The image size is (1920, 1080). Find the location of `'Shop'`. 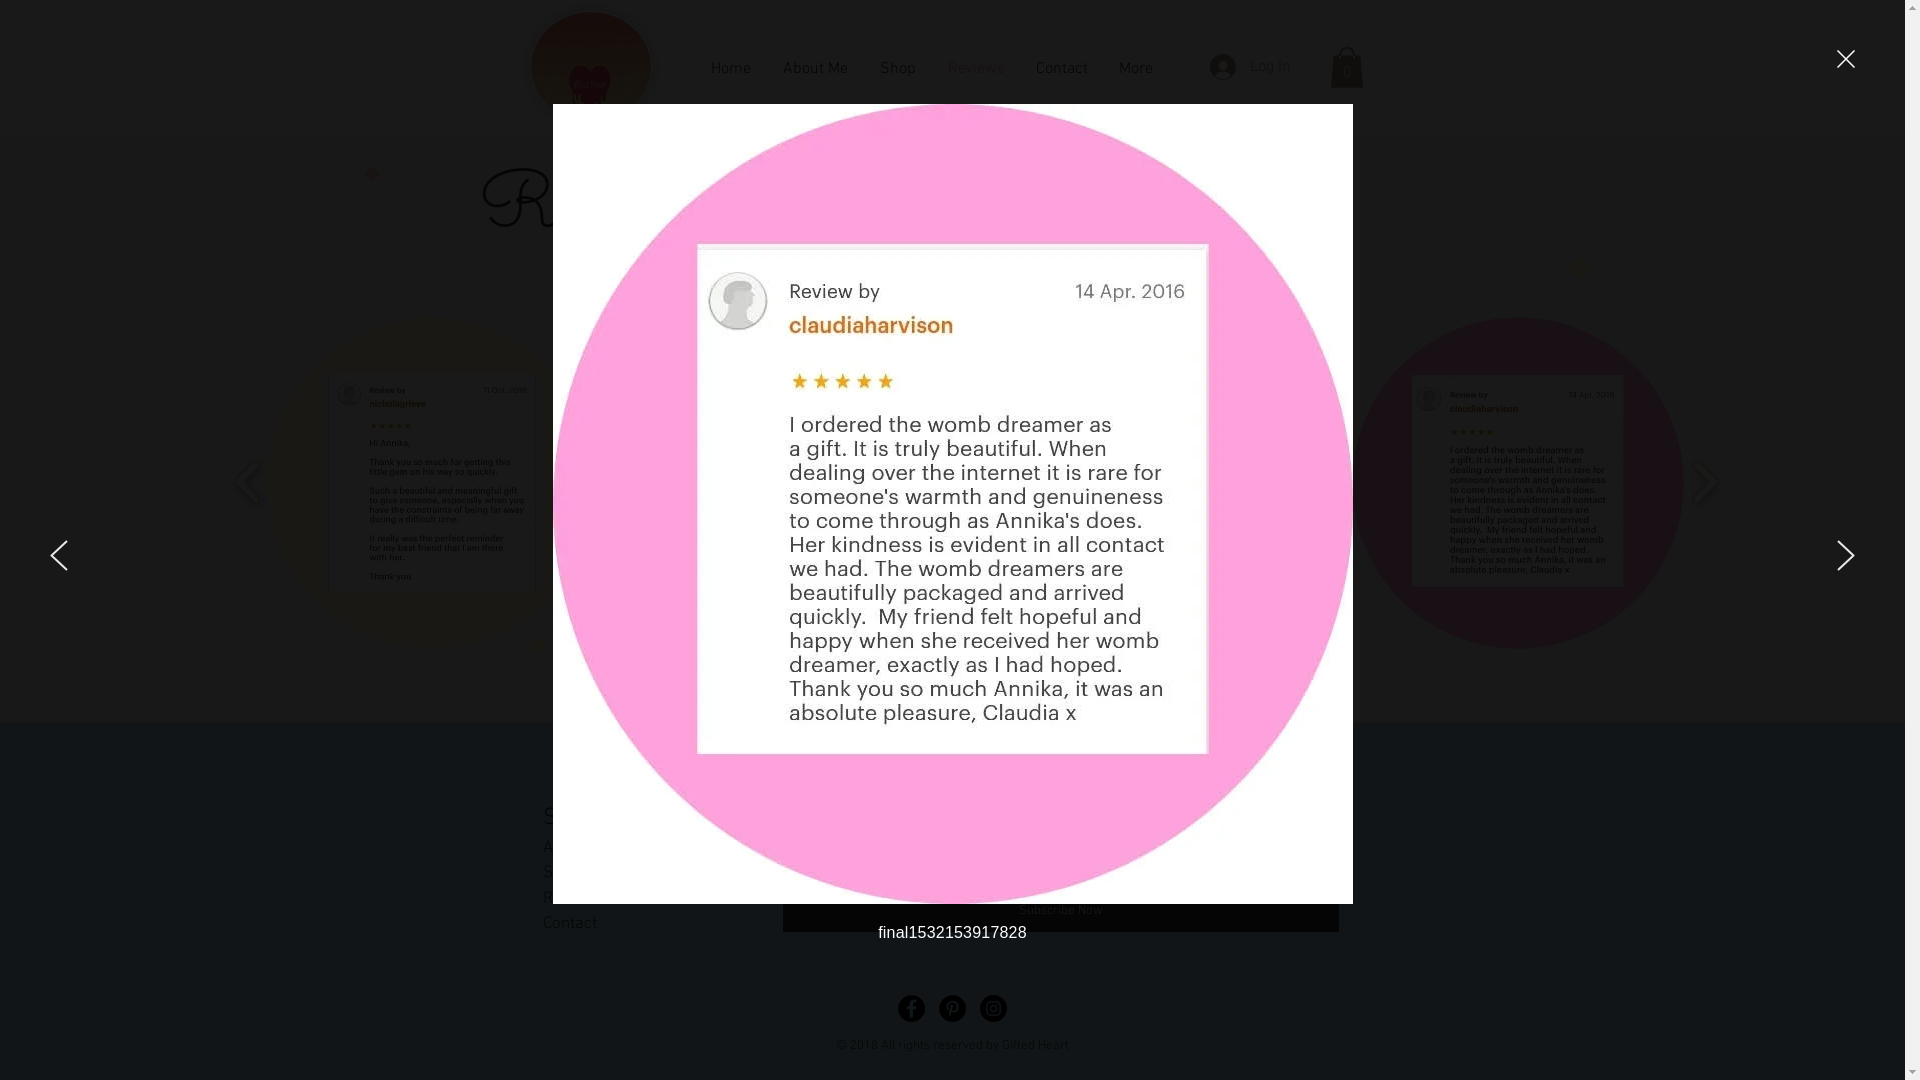

'Shop' is located at coordinates (864, 66).